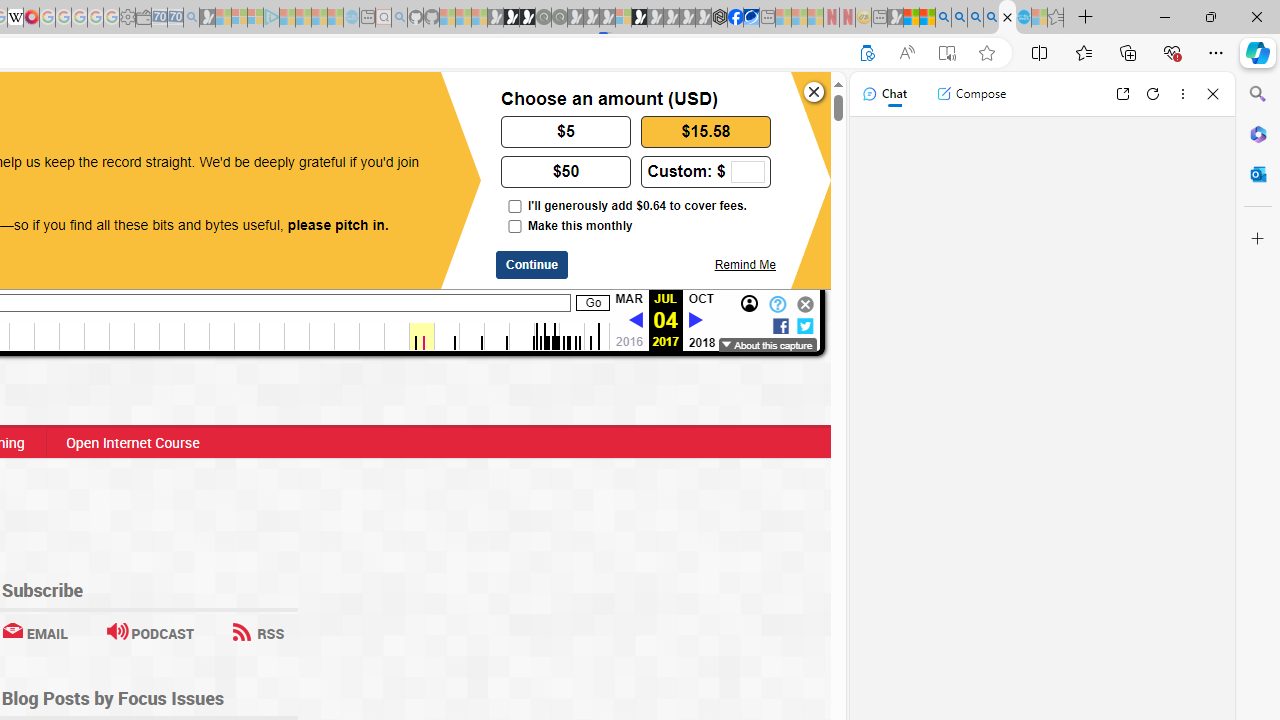 The width and height of the screenshot is (1280, 720). What do you see at coordinates (942, 17) in the screenshot?
I see `'Bing AI - Search'` at bounding box center [942, 17].